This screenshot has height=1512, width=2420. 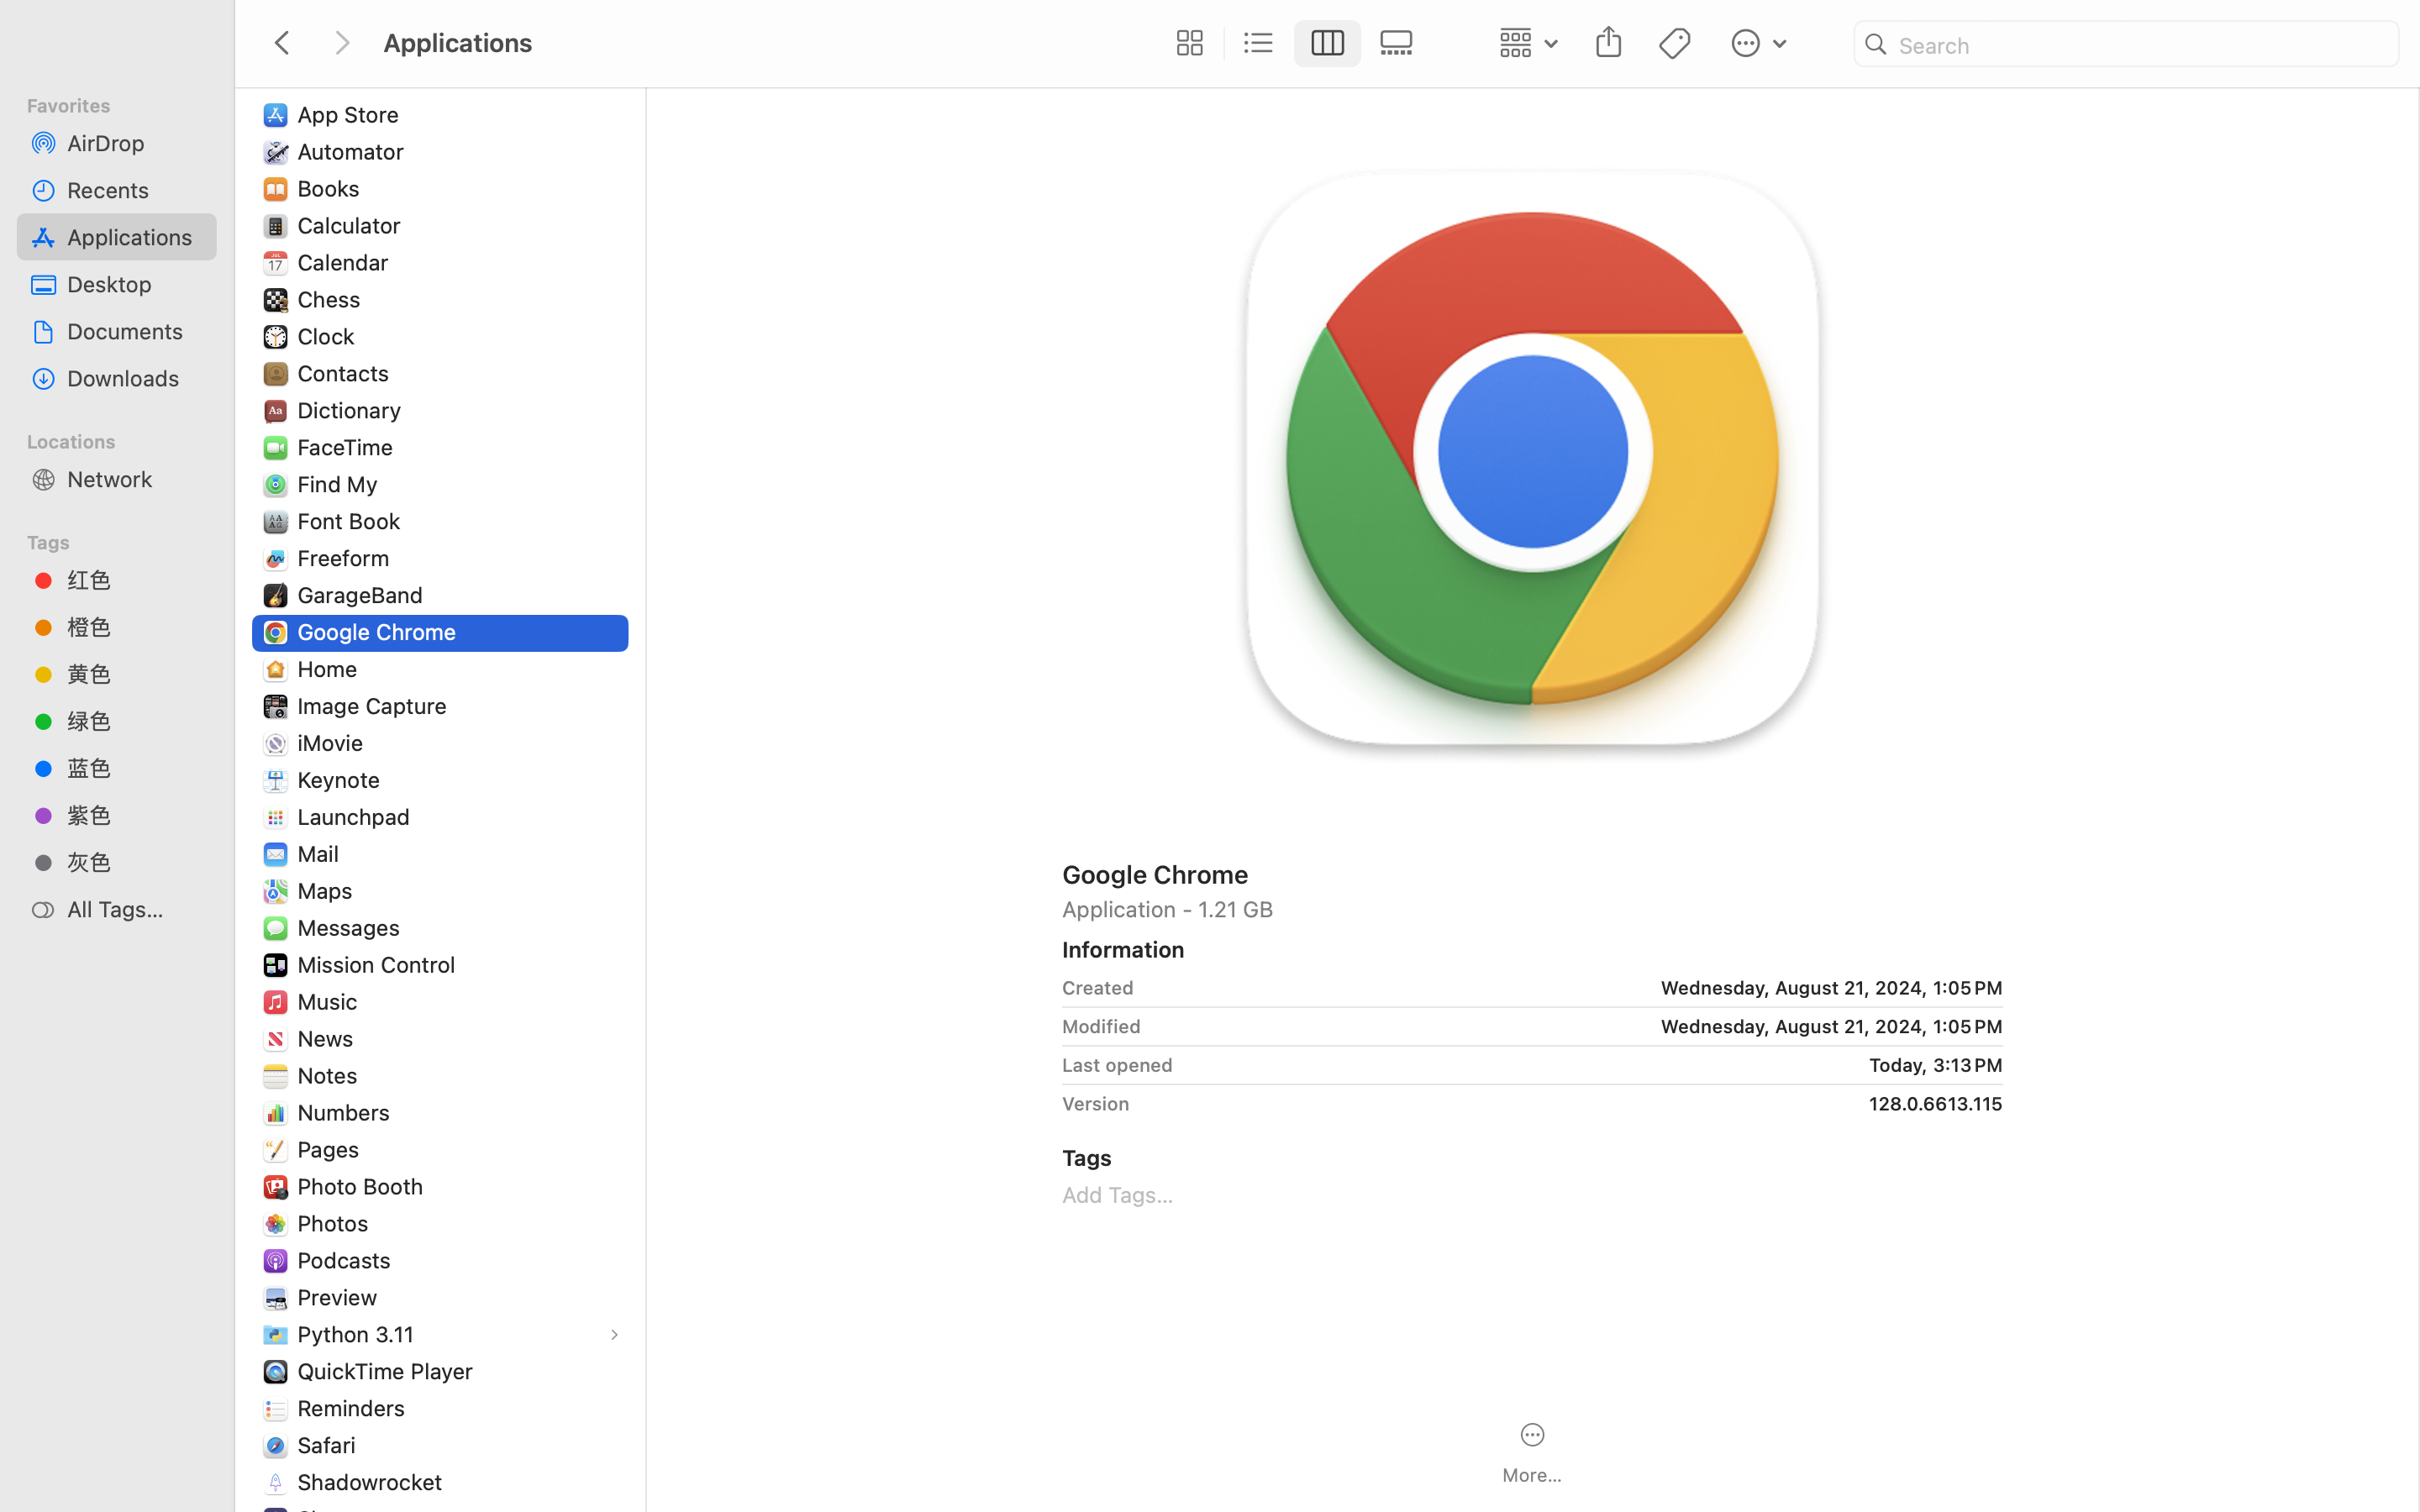 I want to click on 'Downloads', so click(x=134, y=378).